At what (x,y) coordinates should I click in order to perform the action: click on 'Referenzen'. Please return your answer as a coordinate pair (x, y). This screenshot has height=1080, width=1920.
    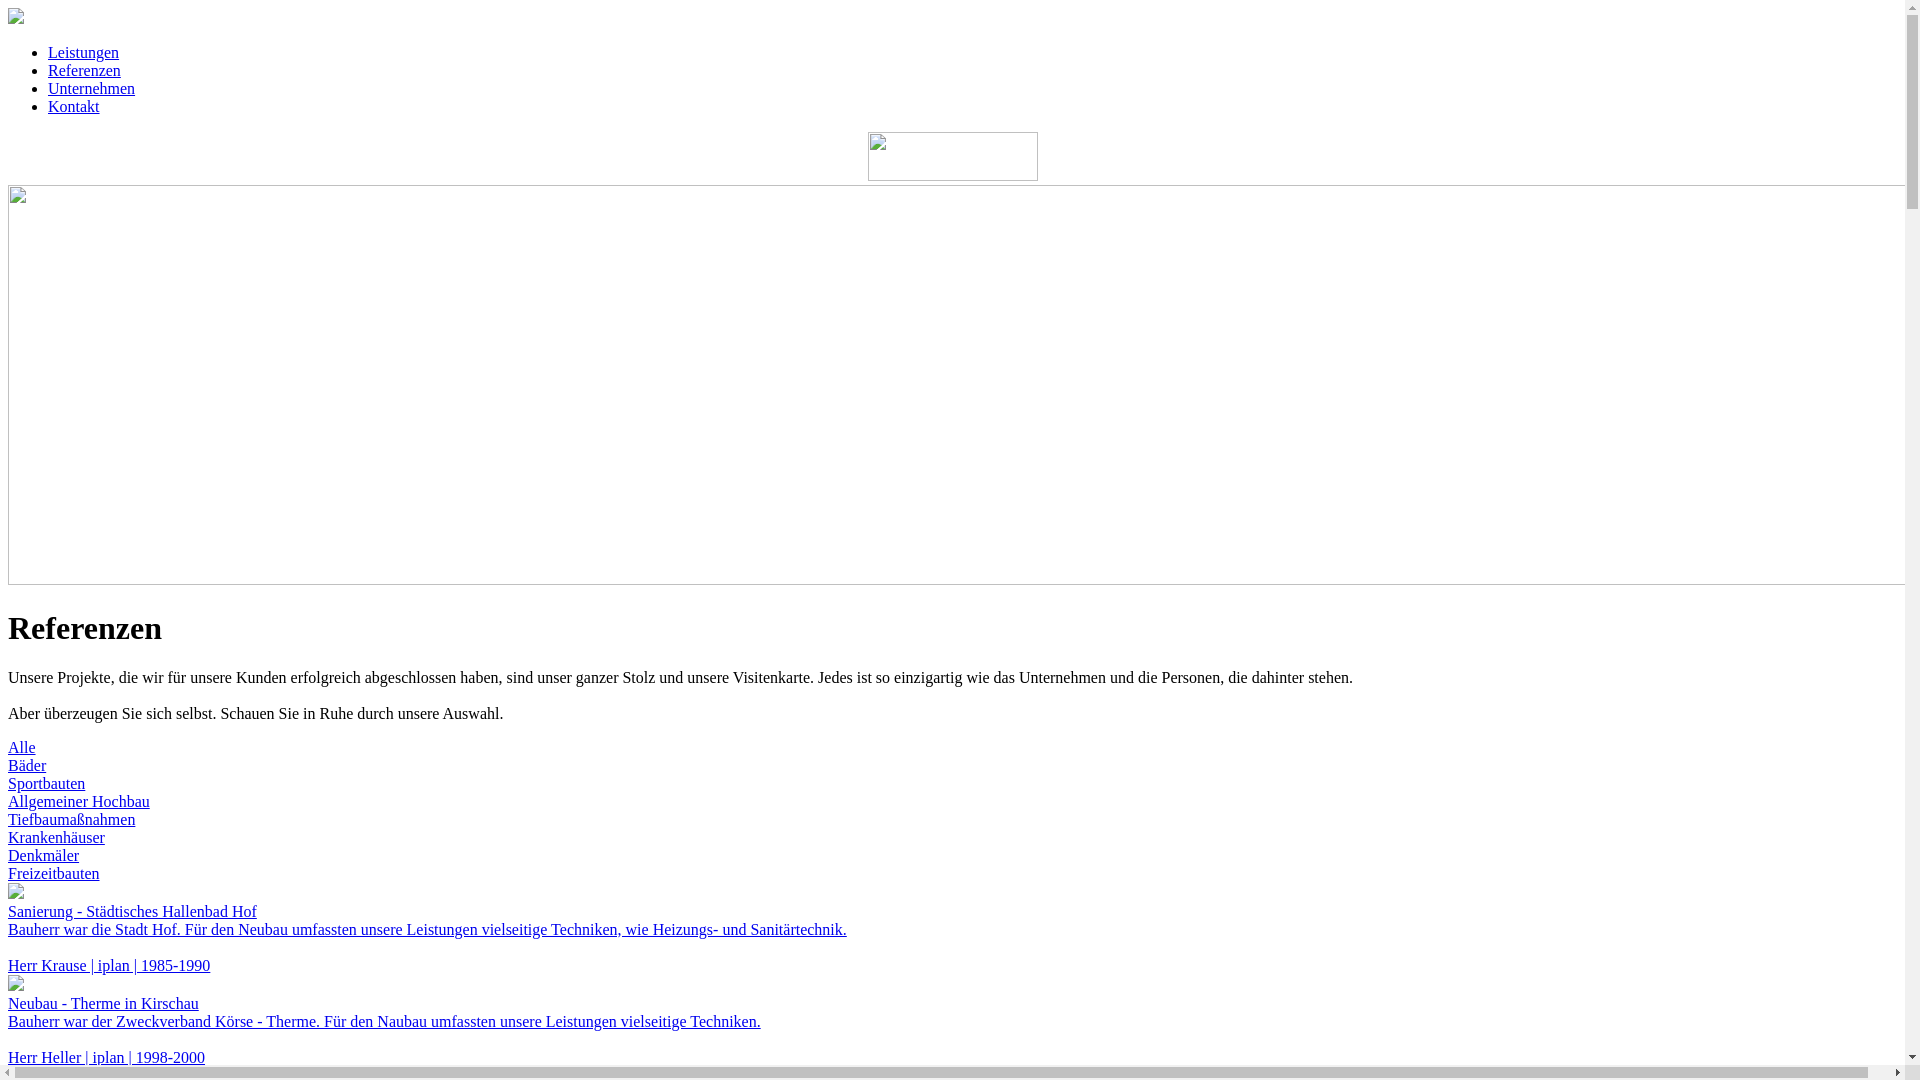
    Looking at the image, I should click on (83, 69).